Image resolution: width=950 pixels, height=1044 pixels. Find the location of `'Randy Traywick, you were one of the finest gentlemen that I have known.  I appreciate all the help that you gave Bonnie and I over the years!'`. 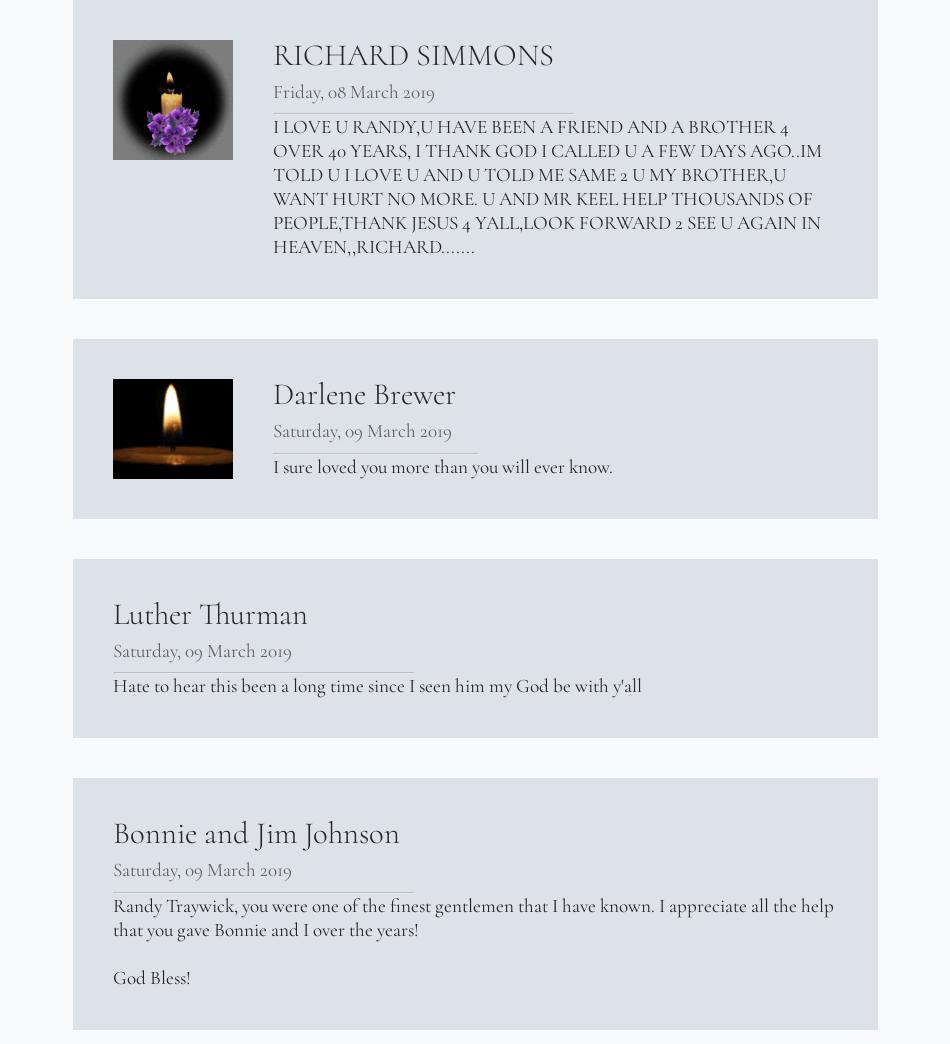

'Randy Traywick, you were one of the finest gentlemen that I have known.  I appreciate all the help that you gave Bonnie and I over the years!' is located at coordinates (471, 916).